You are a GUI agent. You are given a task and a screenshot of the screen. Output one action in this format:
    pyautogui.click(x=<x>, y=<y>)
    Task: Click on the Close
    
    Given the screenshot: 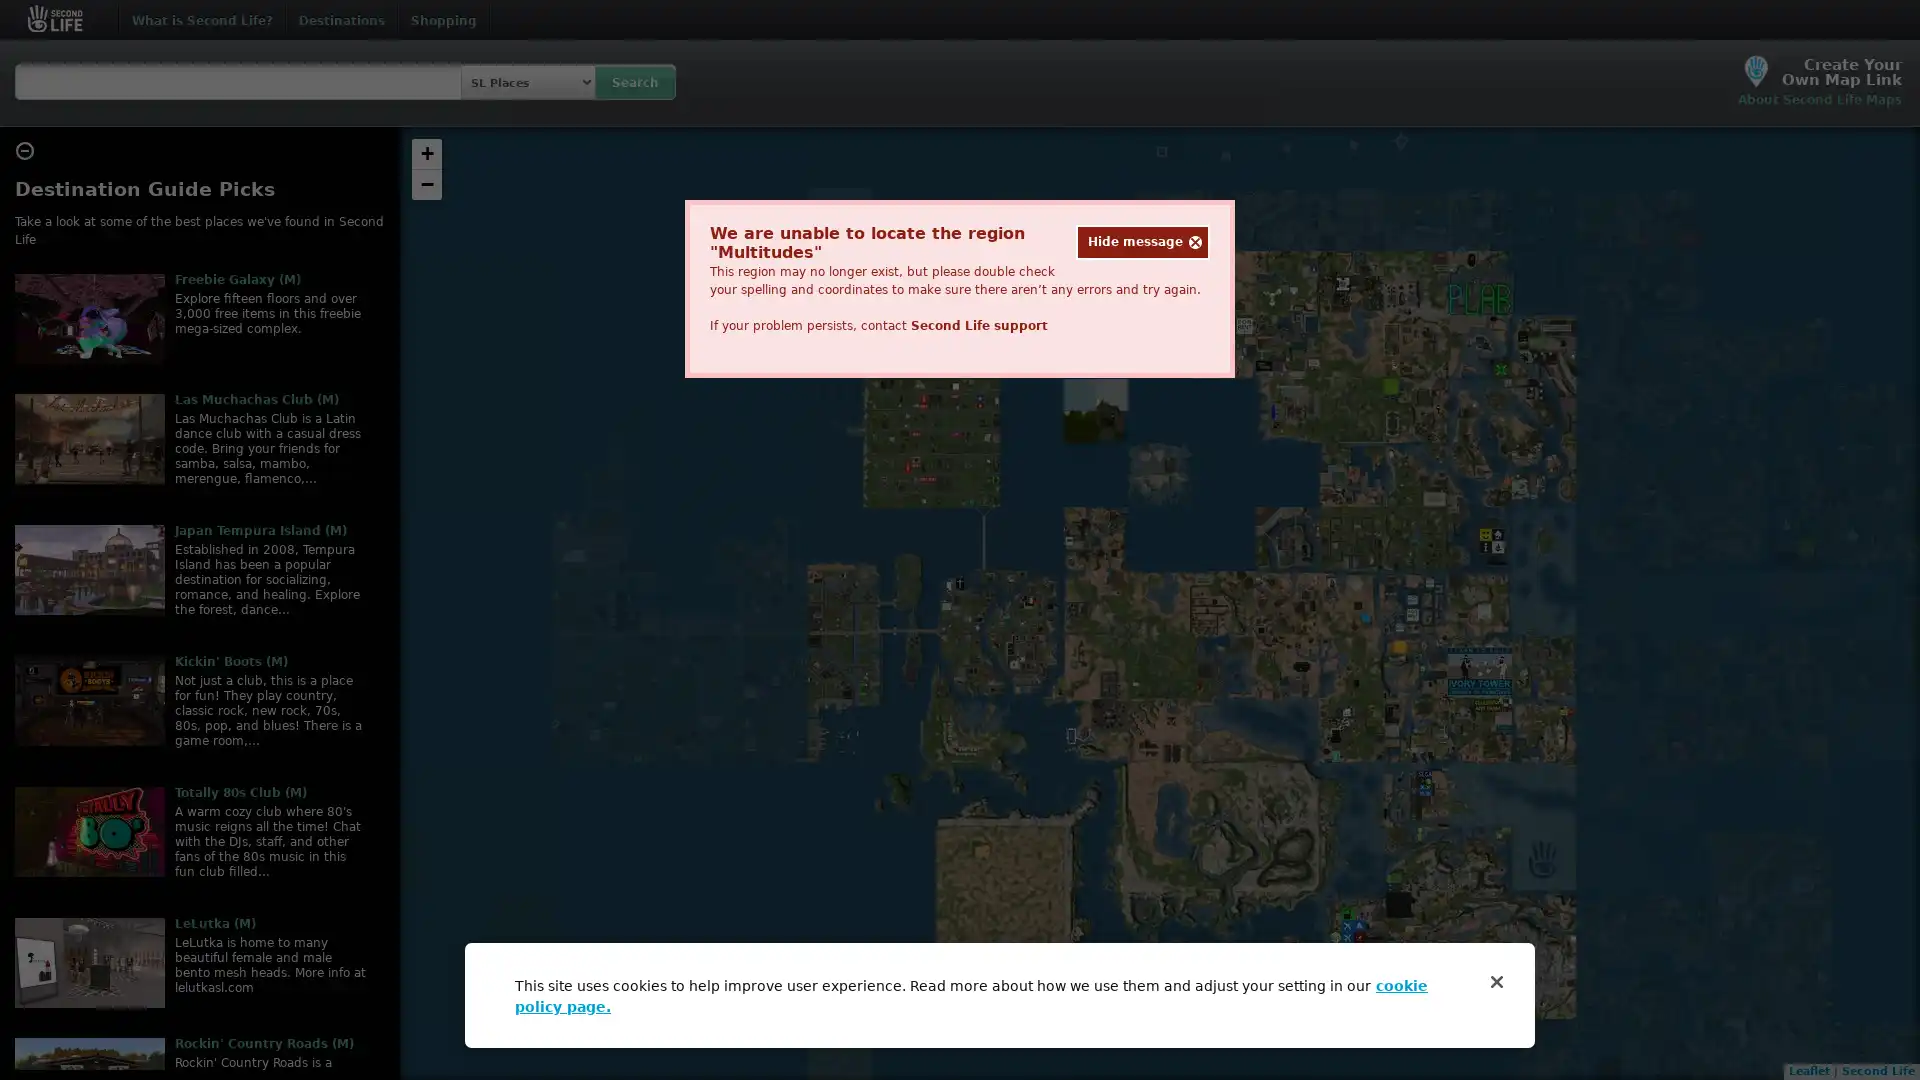 What is the action you would take?
    pyautogui.click(x=1497, y=981)
    